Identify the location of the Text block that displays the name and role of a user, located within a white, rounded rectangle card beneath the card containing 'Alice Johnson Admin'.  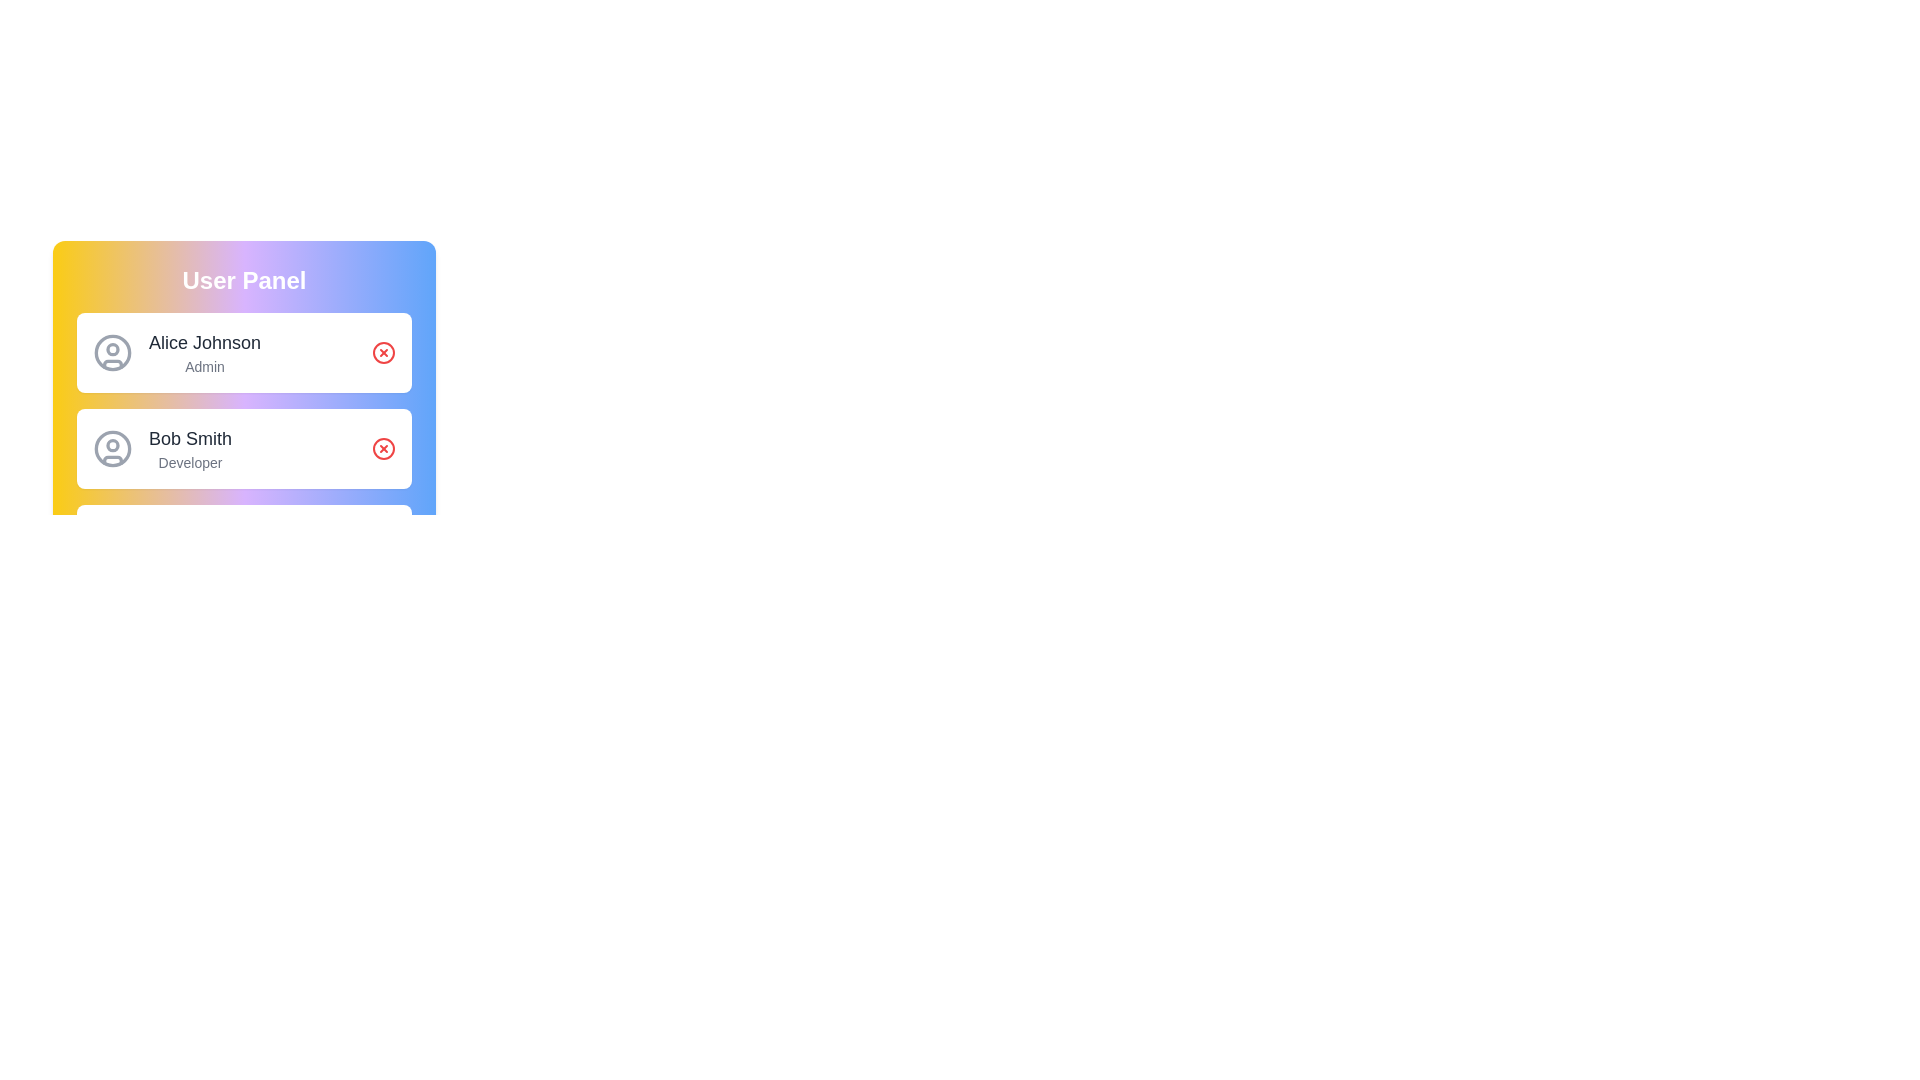
(190, 447).